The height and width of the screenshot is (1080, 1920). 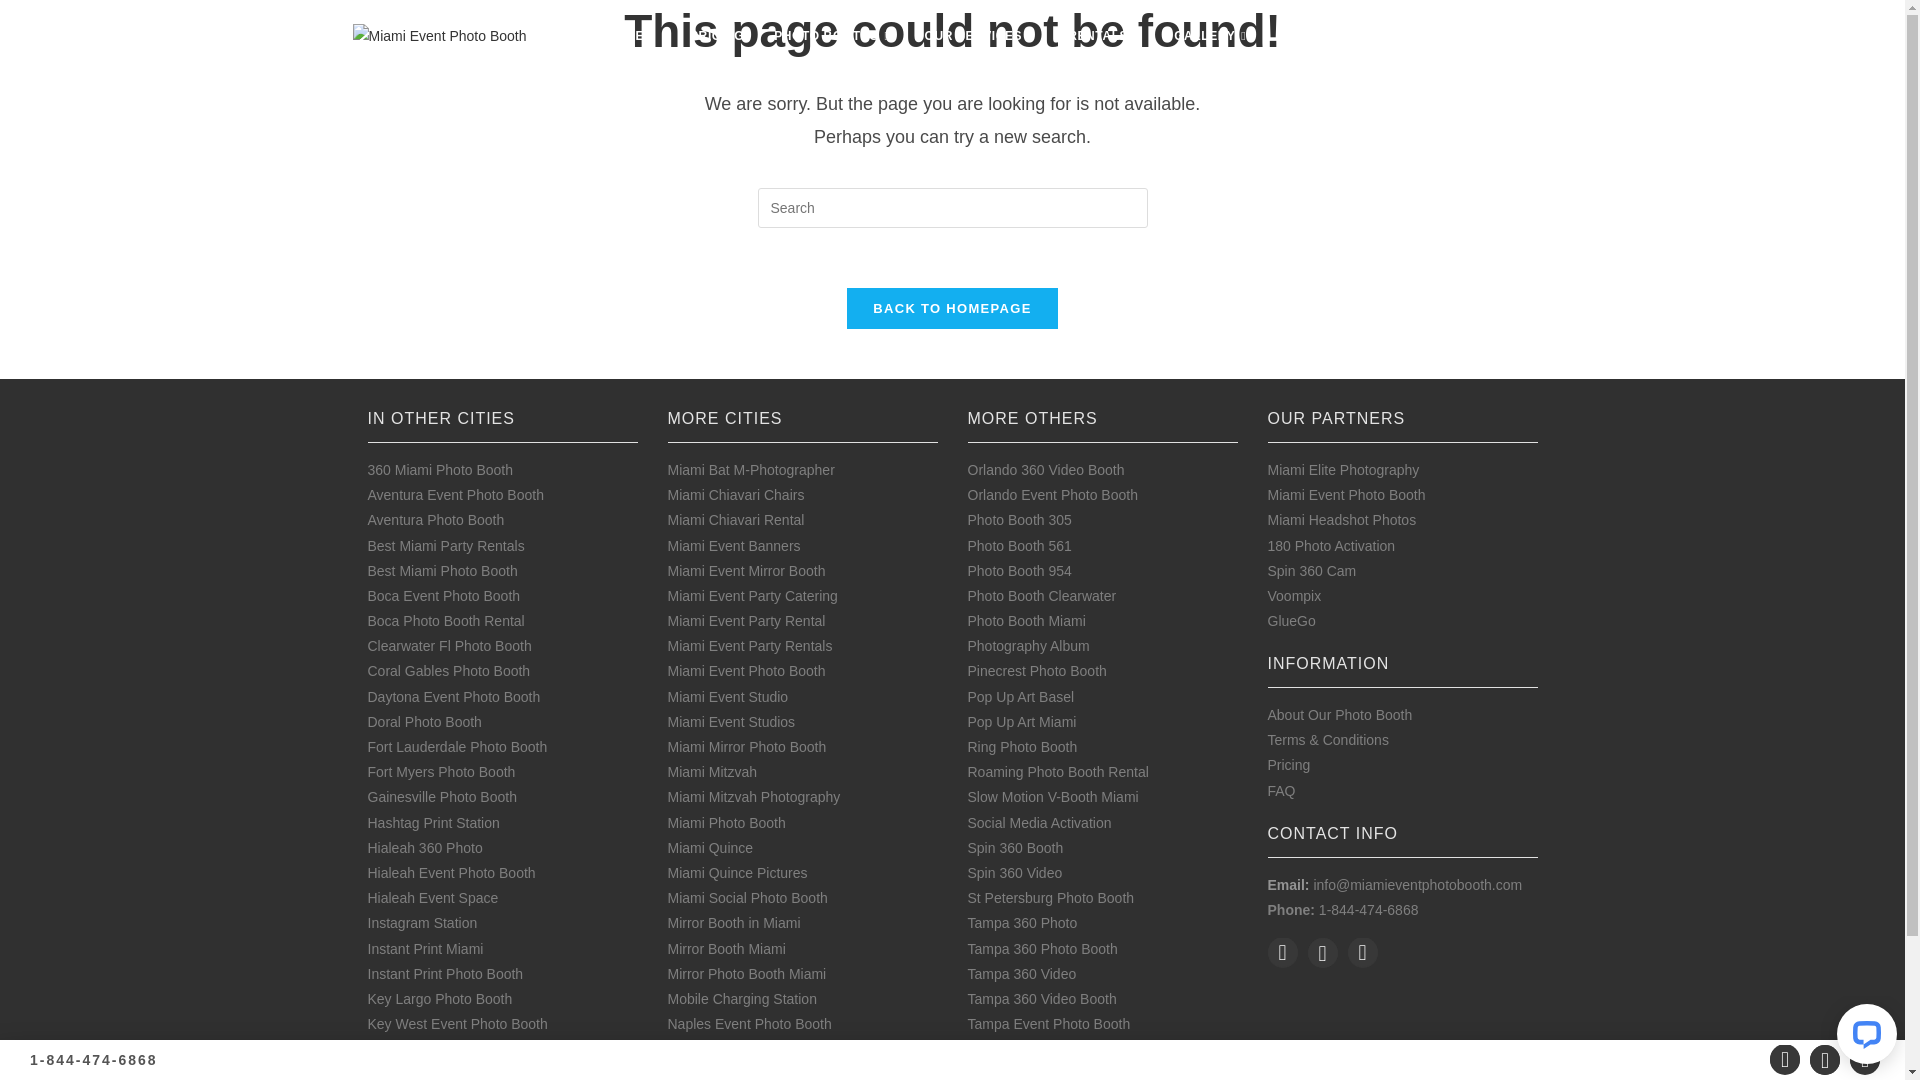 What do you see at coordinates (449, 645) in the screenshot?
I see `'Clearwater Fl Photo Booth'` at bounding box center [449, 645].